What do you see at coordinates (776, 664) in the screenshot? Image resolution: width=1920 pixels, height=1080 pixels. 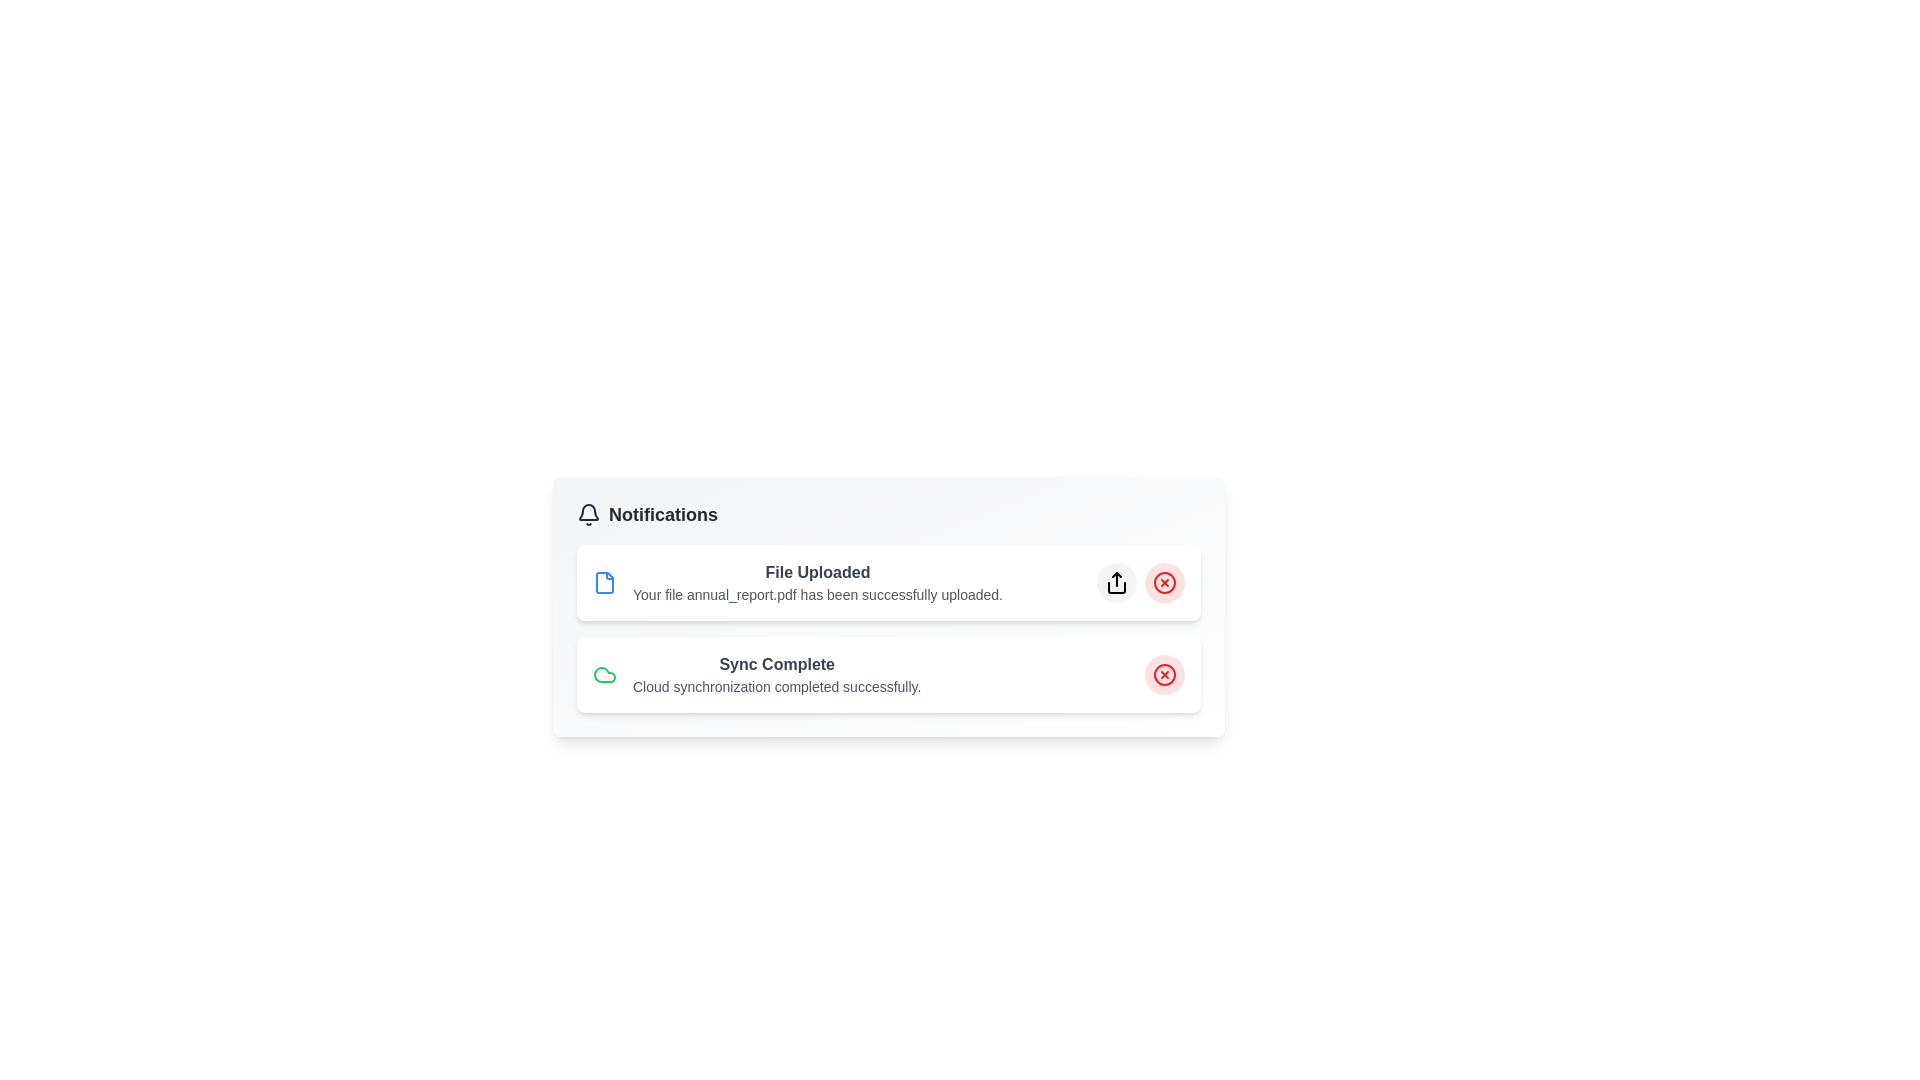 I see `the prominent heading text that displays 'Sync Complete' within the second notification card, which is visually emphasized in bold dark gray font` at bounding box center [776, 664].